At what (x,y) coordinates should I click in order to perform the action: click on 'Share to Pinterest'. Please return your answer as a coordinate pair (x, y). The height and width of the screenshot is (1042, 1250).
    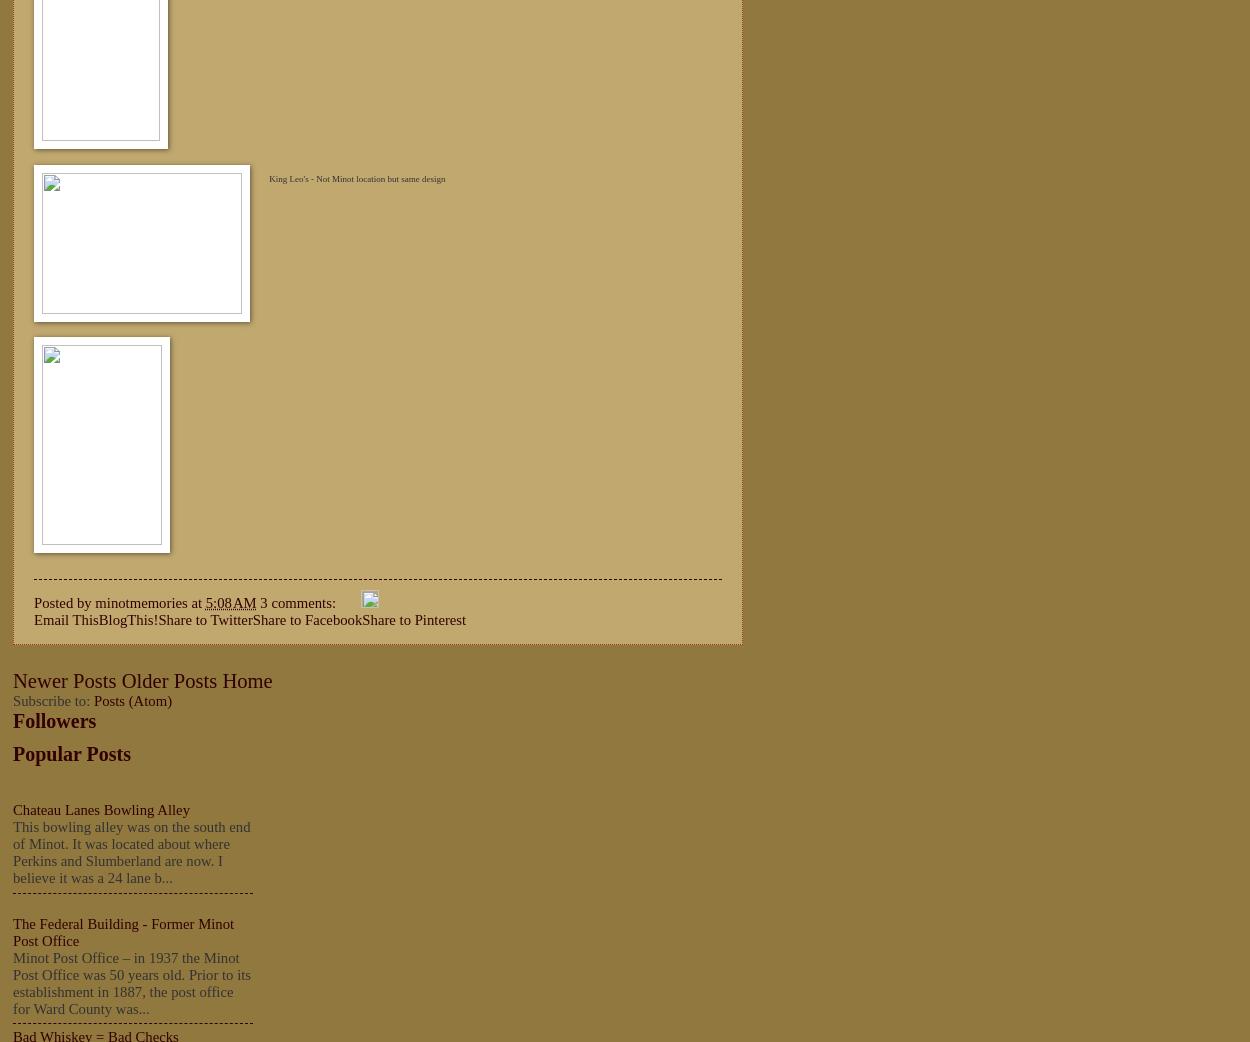
    Looking at the image, I should click on (414, 618).